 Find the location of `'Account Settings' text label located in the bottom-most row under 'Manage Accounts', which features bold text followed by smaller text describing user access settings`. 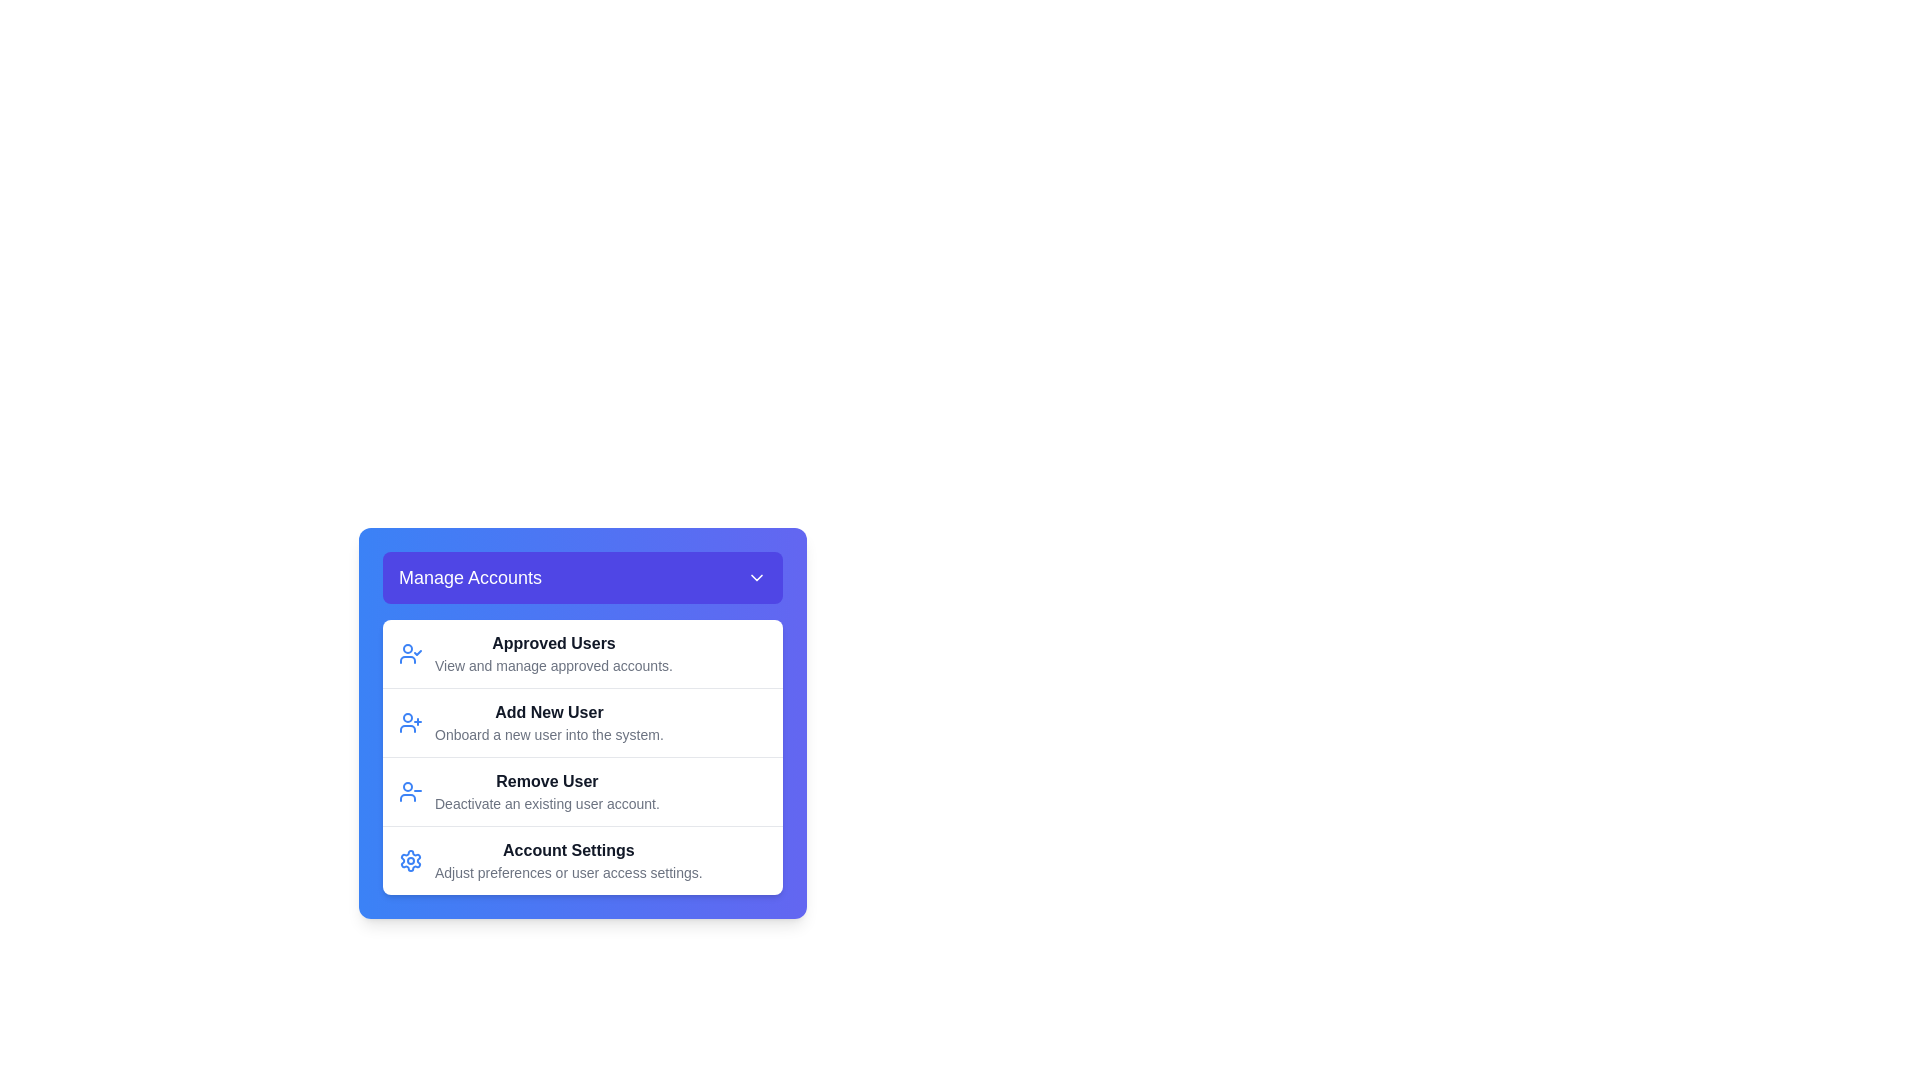

'Account Settings' text label located in the bottom-most row under 'Manage Accounts', which features bold text followed by smaller text describing user access settings is located at coordinates (567, 859).